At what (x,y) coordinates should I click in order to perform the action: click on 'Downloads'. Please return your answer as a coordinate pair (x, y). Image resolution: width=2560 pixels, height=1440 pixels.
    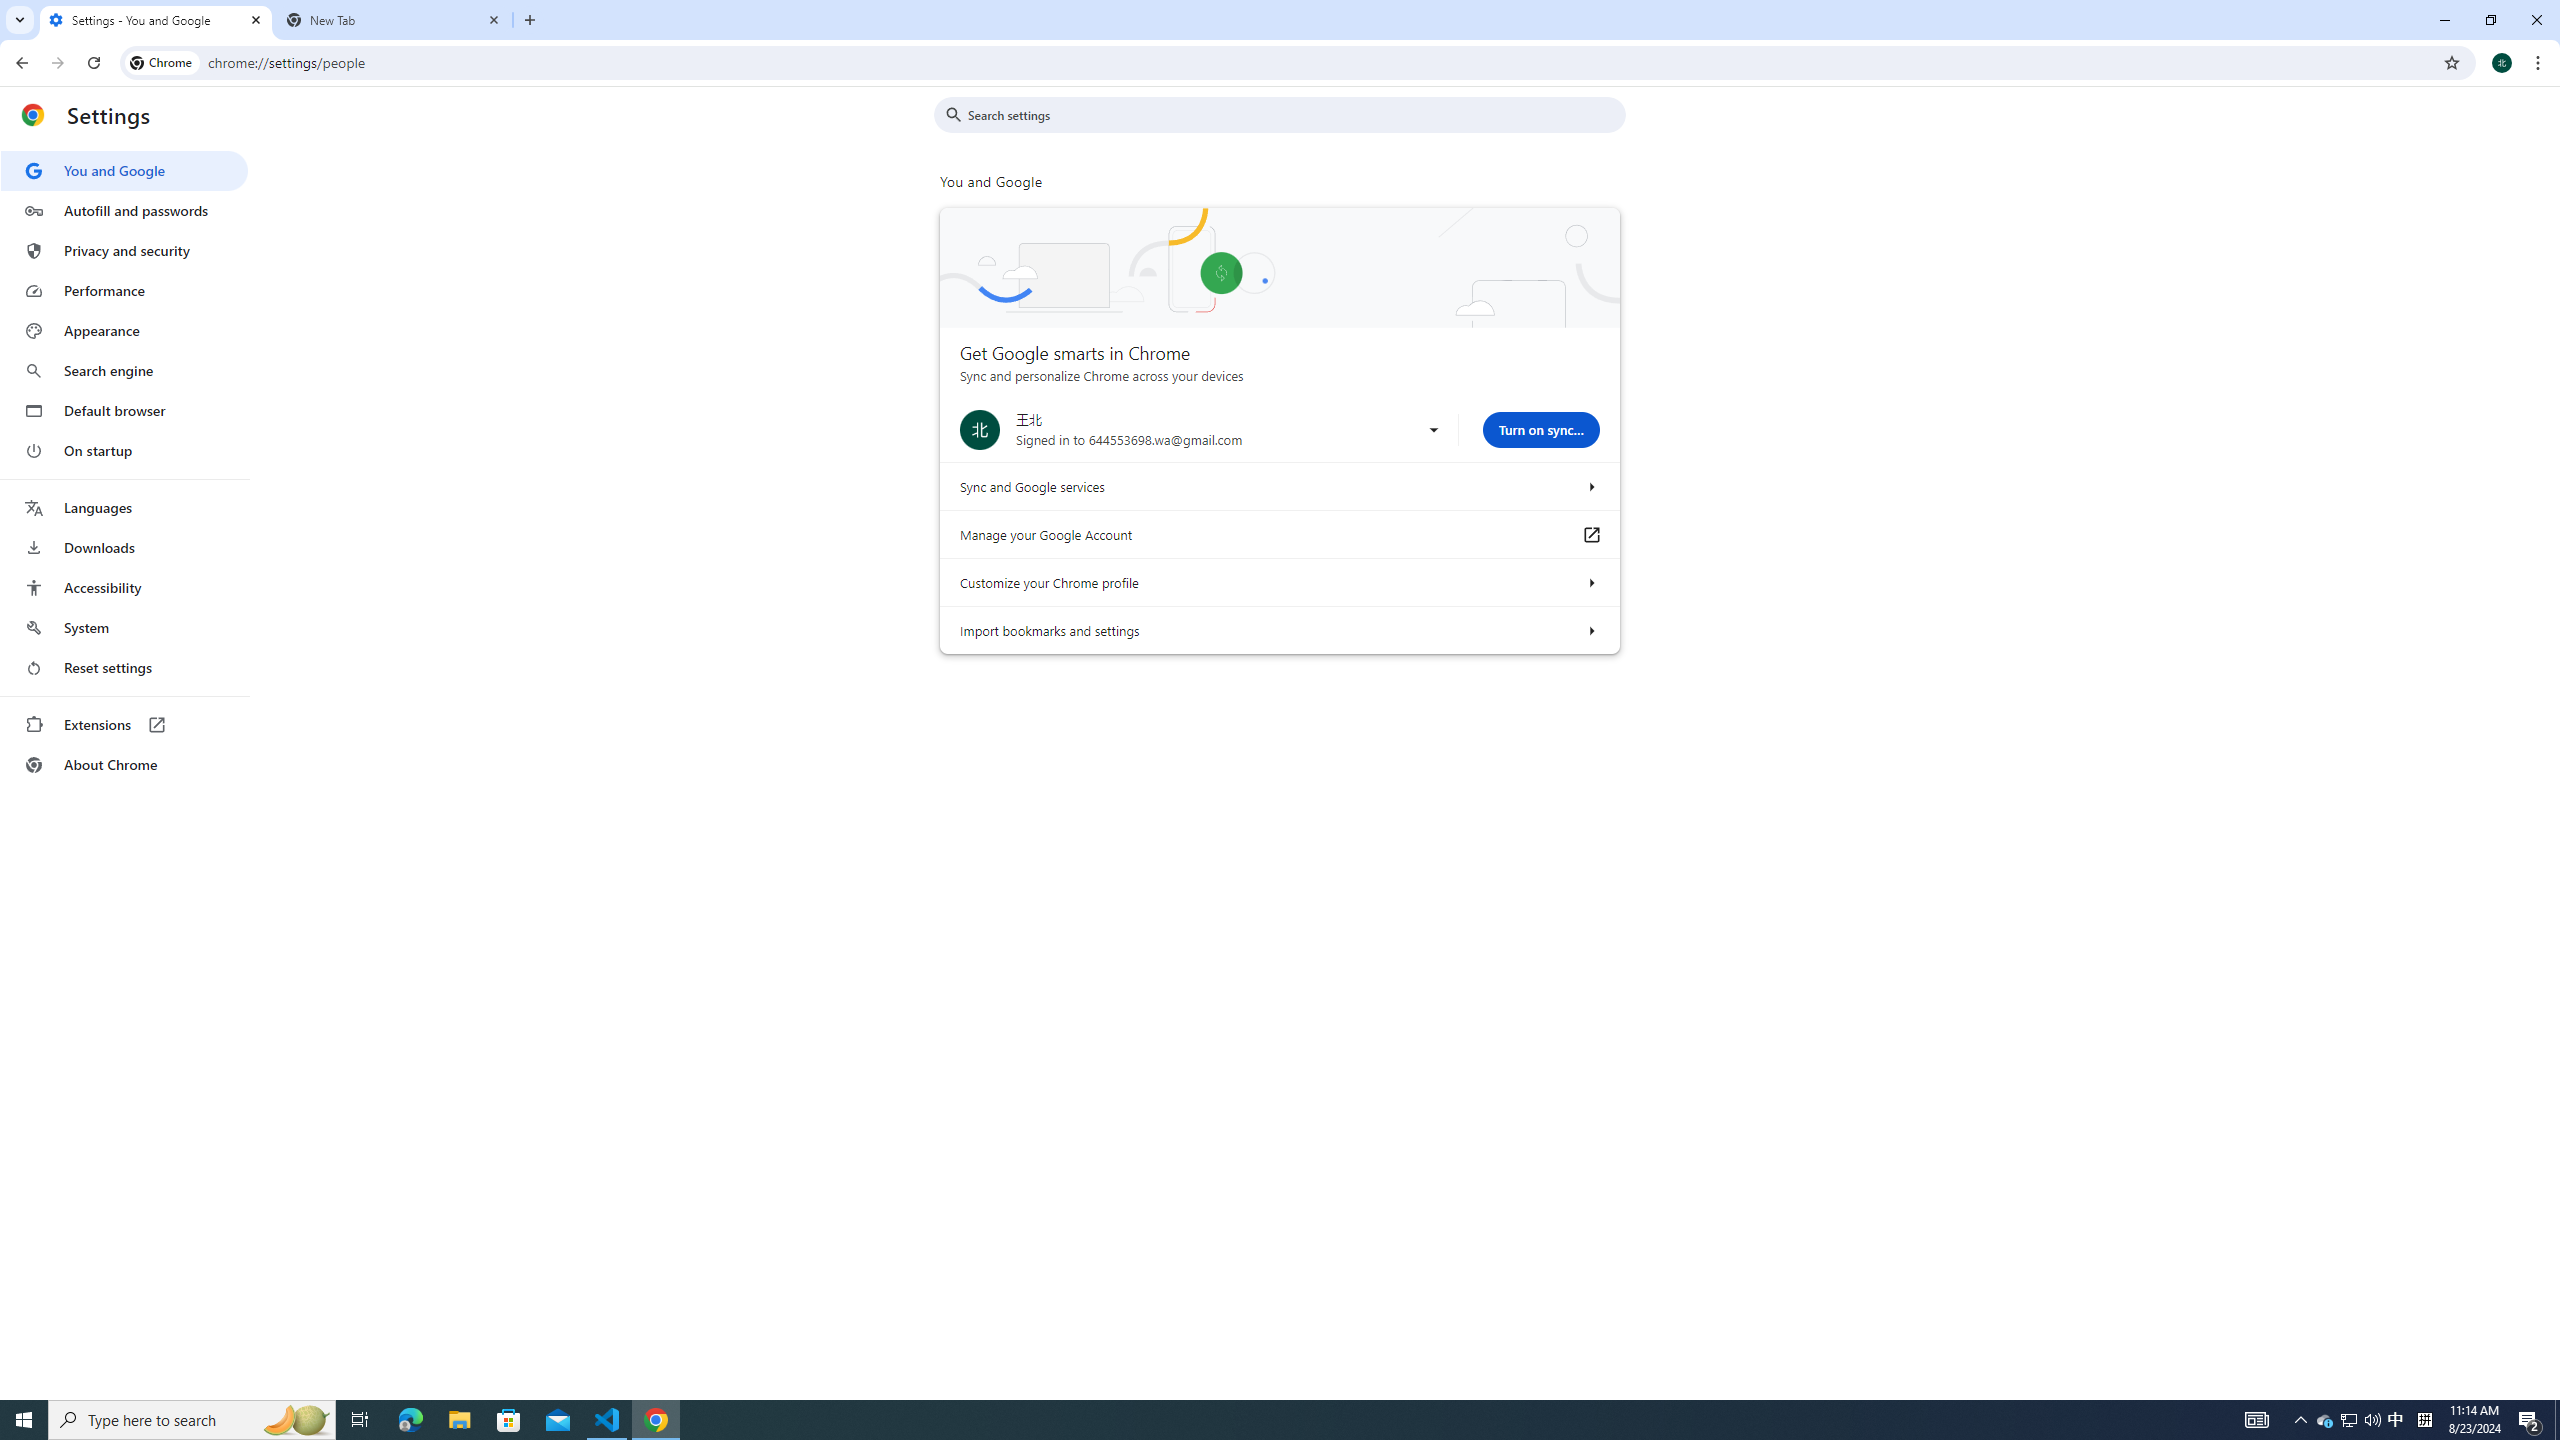
    Looking at the image, I should click on (123, 547).